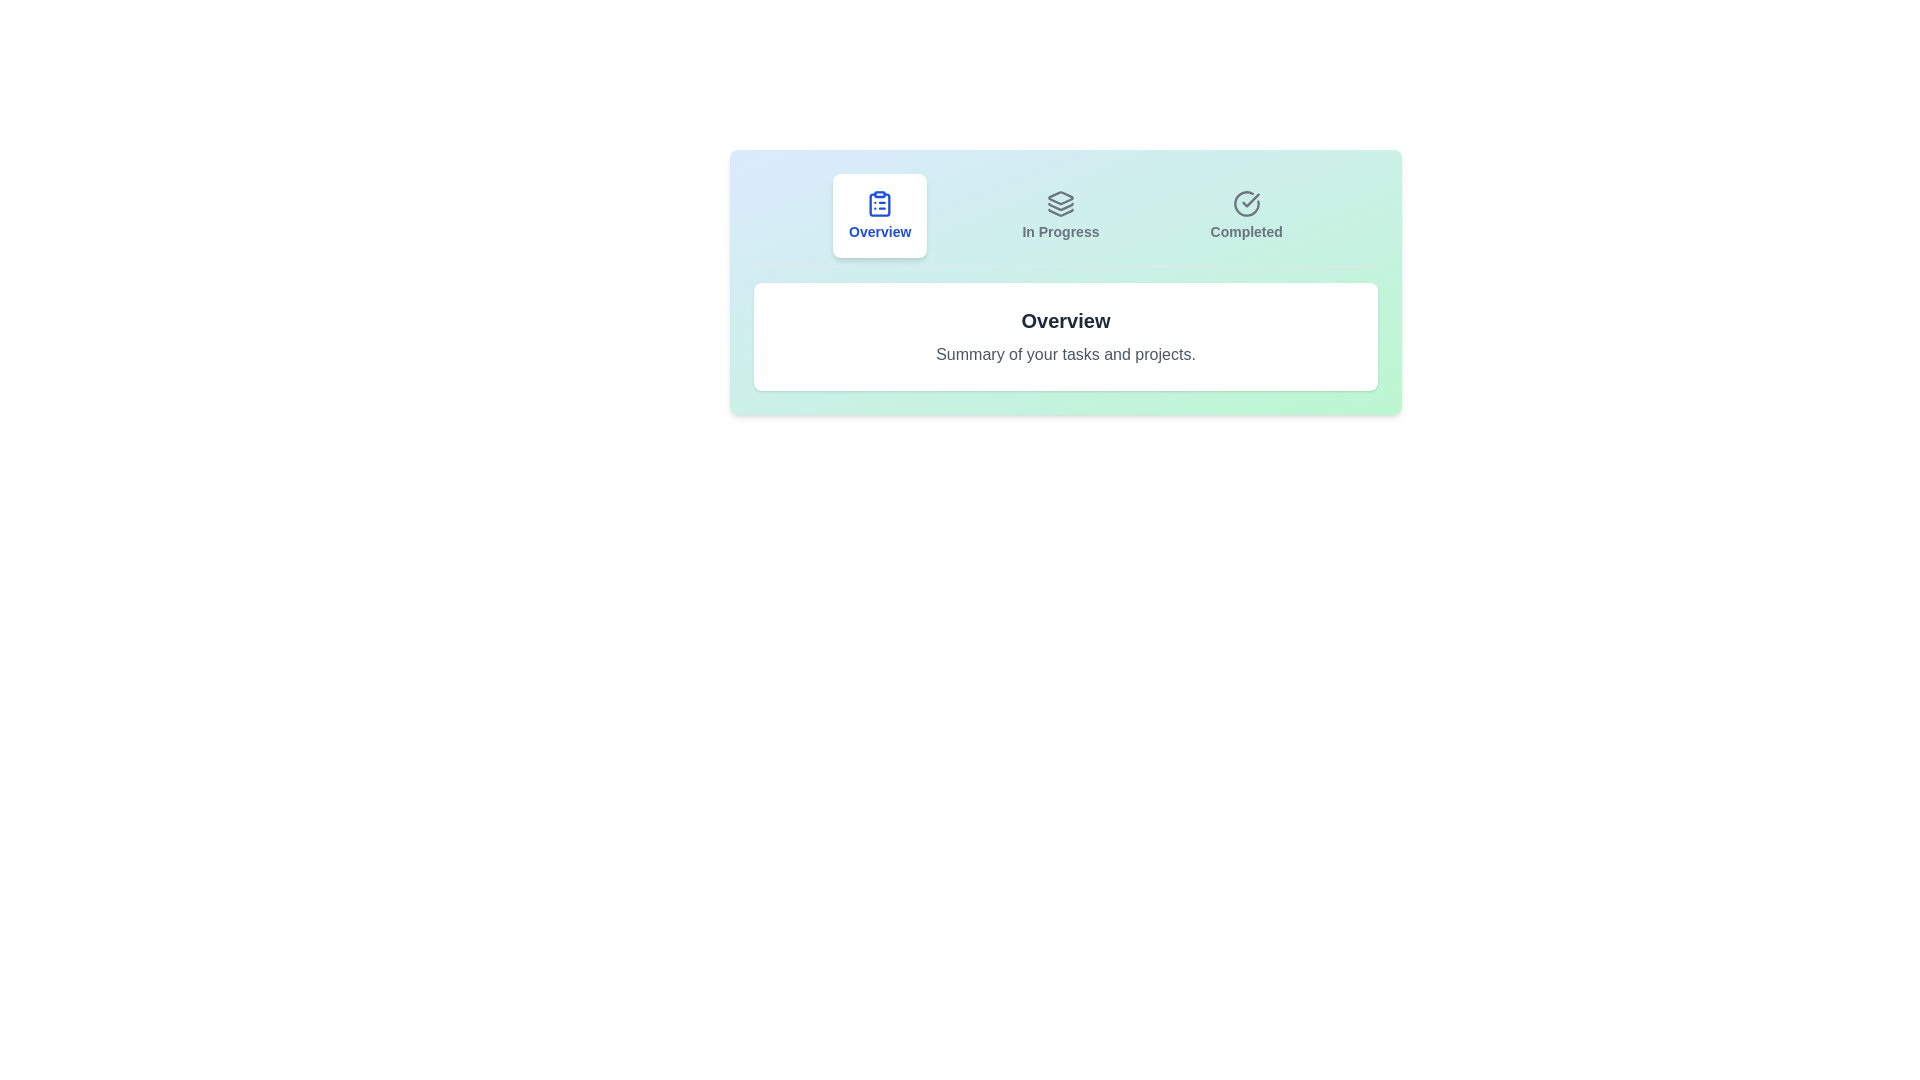  What do you see at coordinates (1059, 216) in the screenshot?
I see `the tab labeled In Progress to view its summary text` at bounding box center [1059, 216].